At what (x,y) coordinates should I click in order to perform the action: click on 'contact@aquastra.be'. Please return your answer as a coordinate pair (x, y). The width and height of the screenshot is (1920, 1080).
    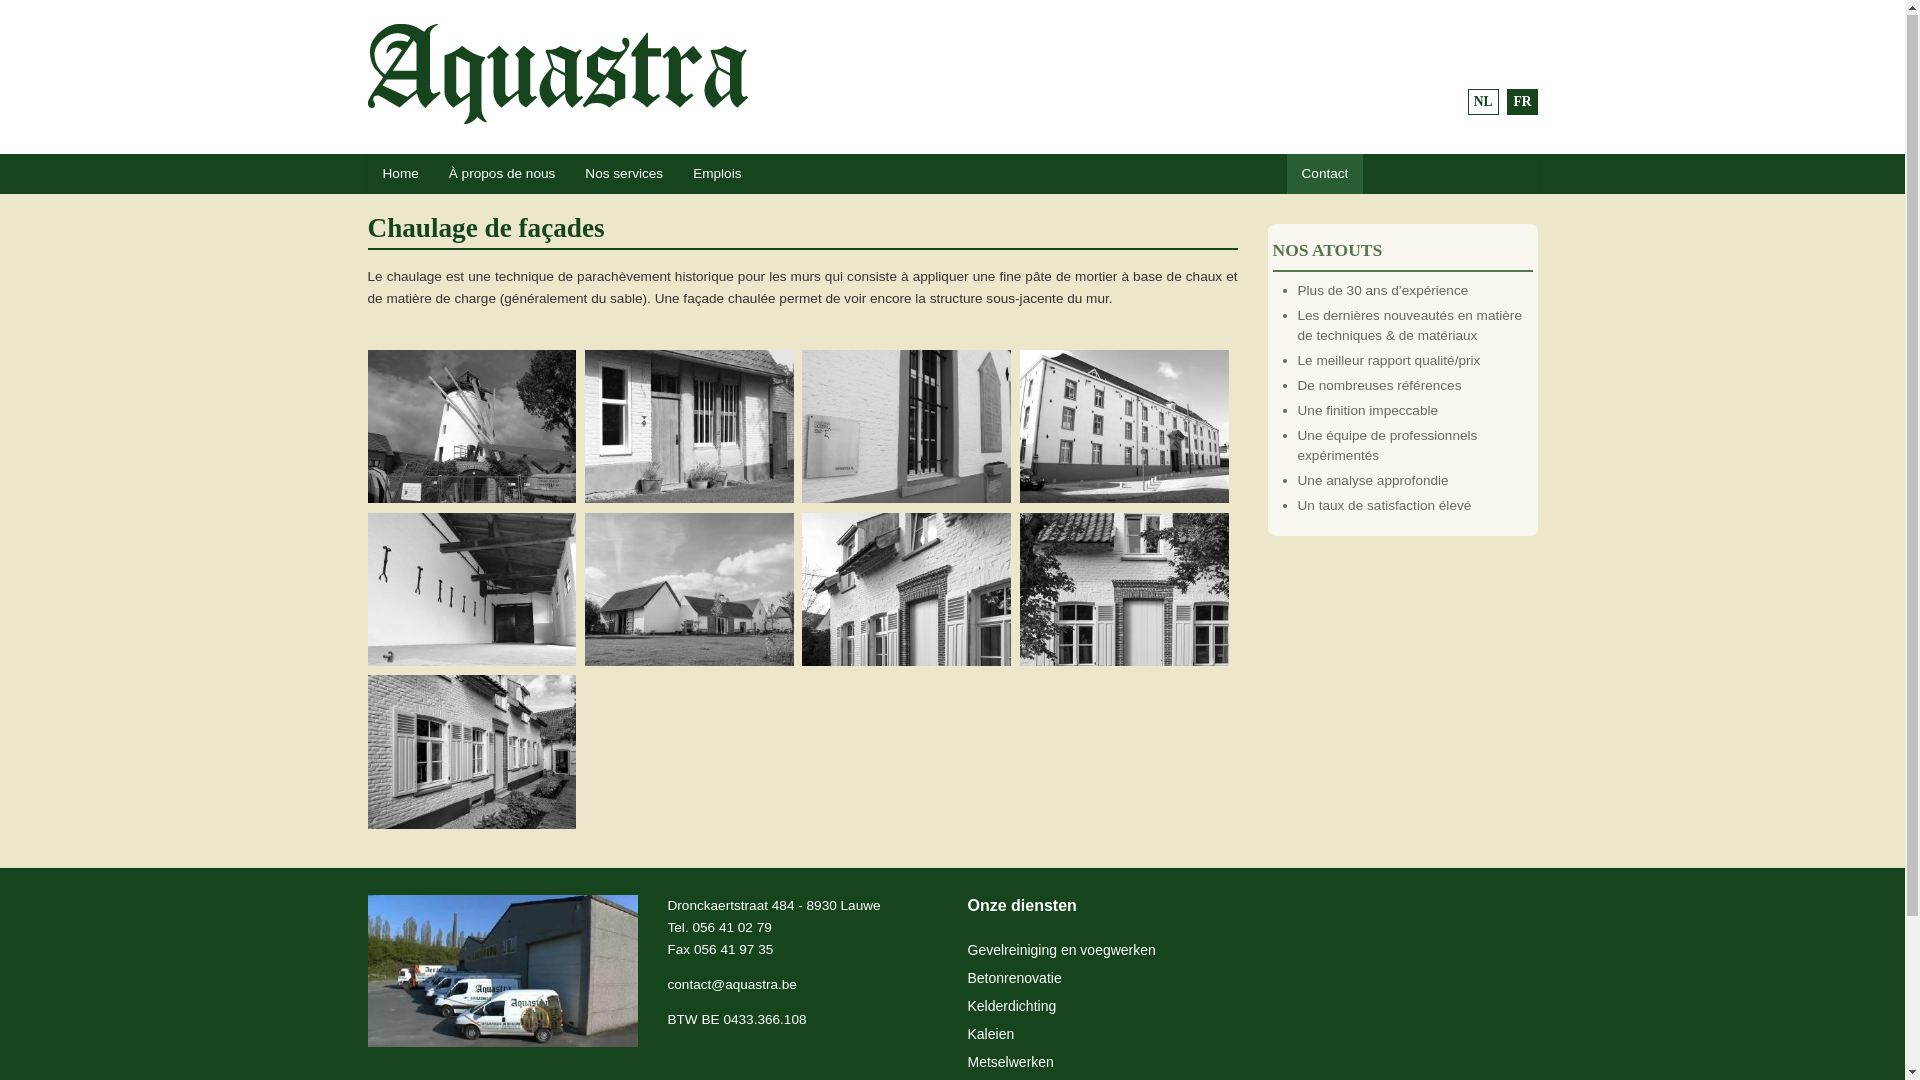
    Looking at the image, I should click on (731, 984).